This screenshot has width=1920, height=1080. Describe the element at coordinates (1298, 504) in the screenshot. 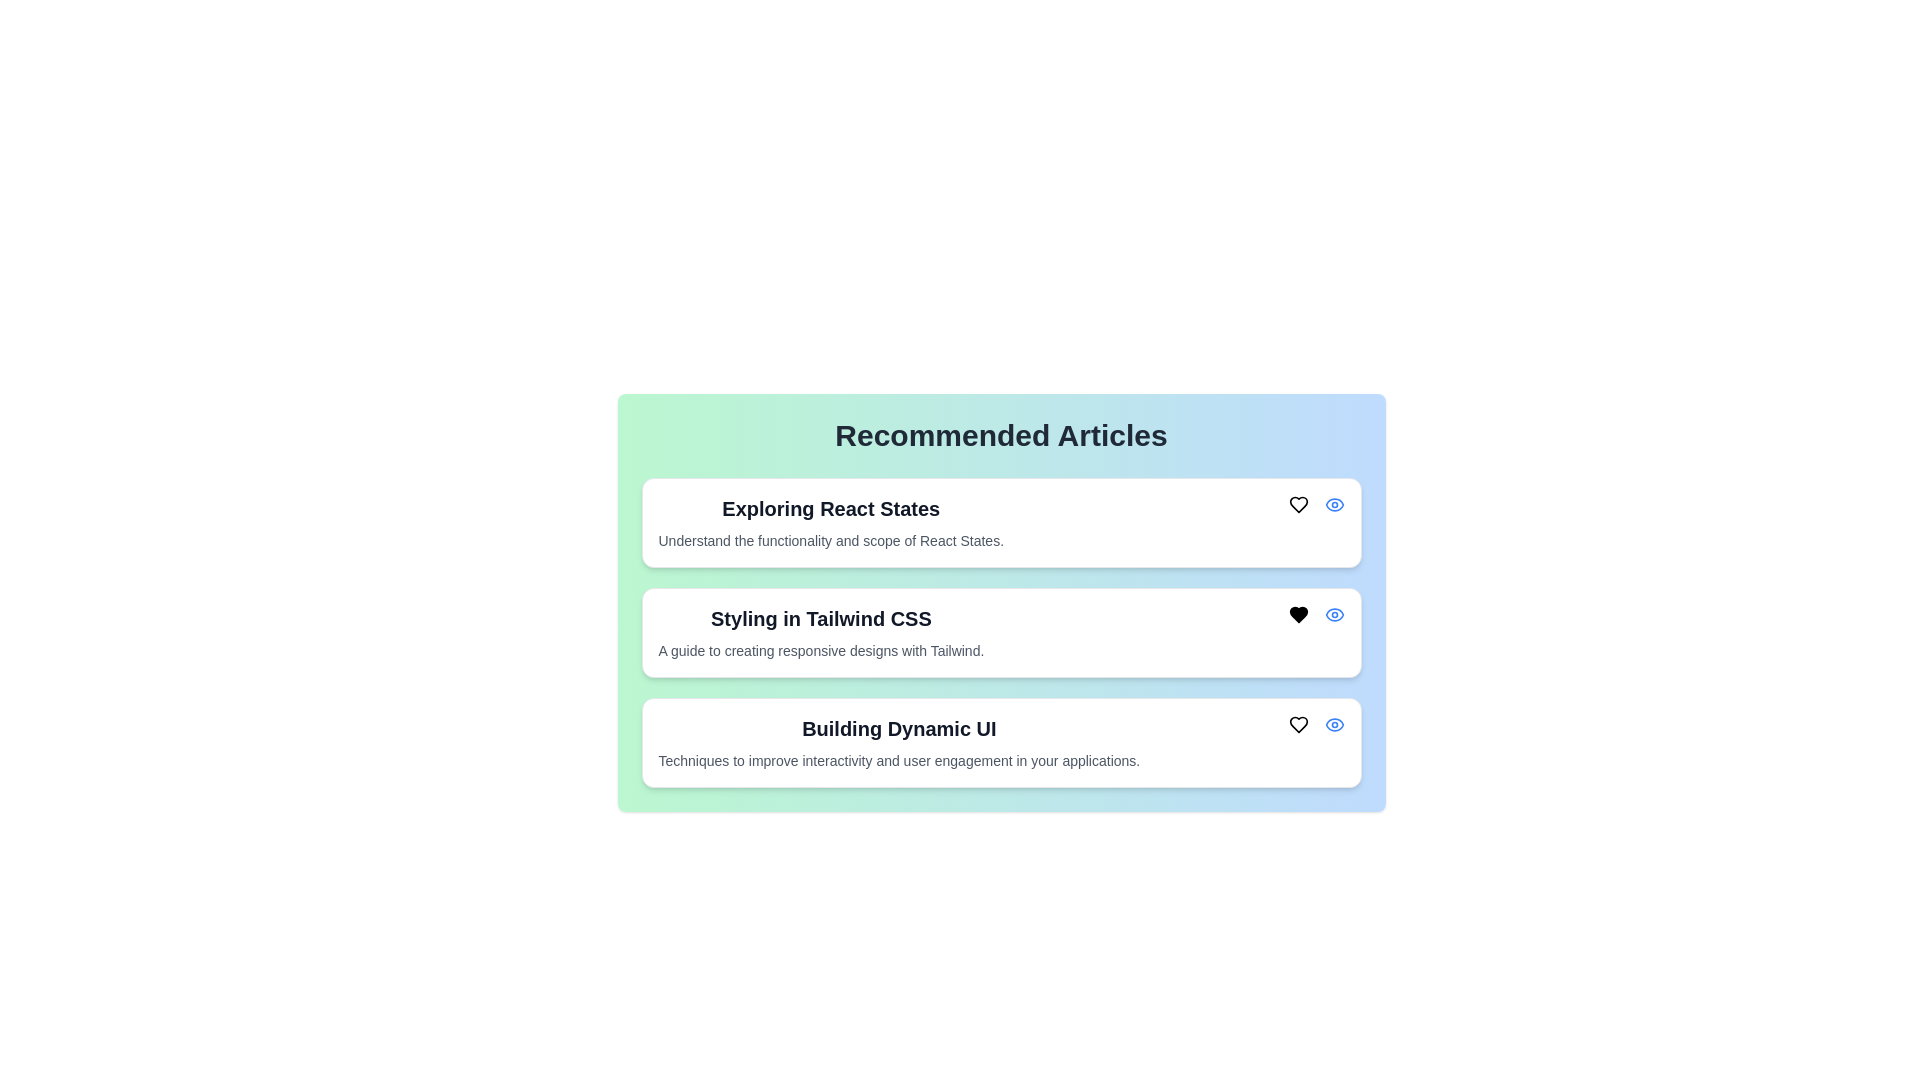

I see `the favorite button for the article titled 'Exploring React States' to toggle its favorite status` at that location.